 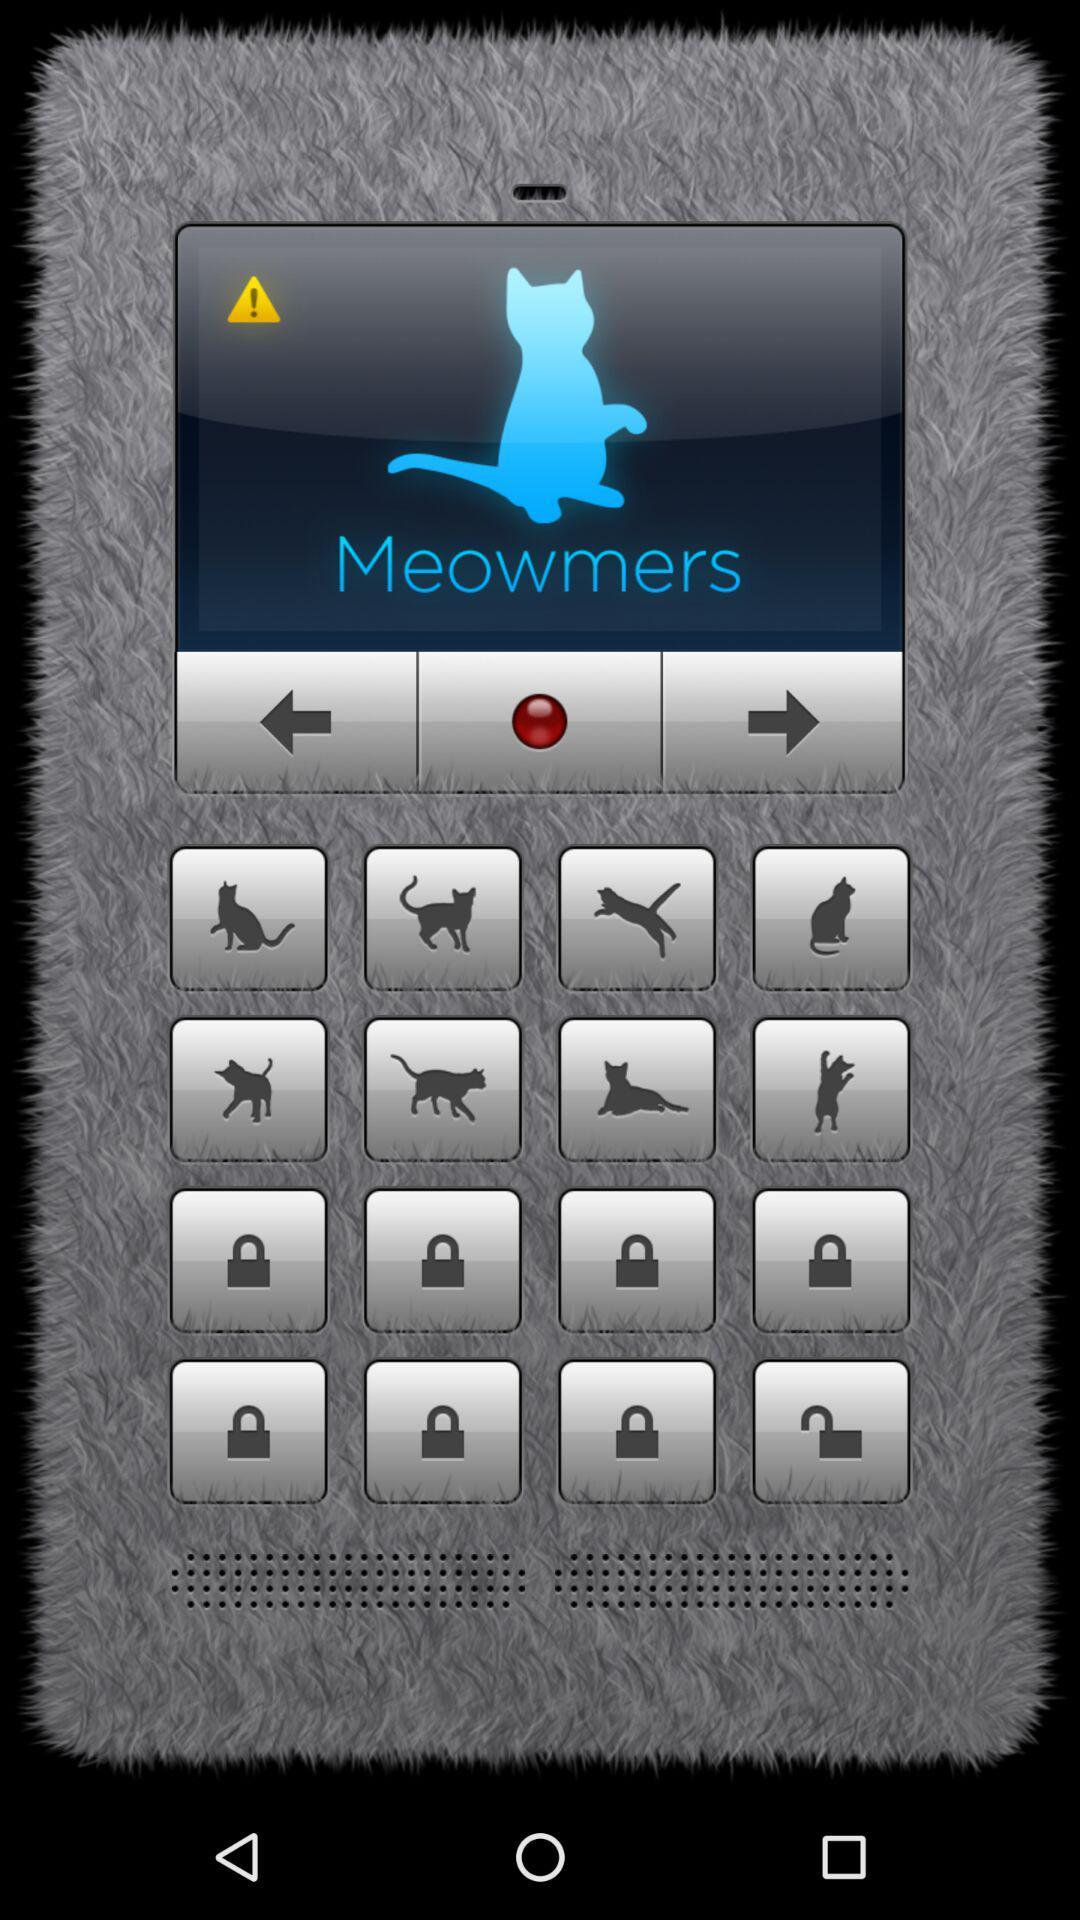 What do you see at coordinates (247, 1542) in the screenshot?
I see `the lock icon` at bounding box center [247, 1542].